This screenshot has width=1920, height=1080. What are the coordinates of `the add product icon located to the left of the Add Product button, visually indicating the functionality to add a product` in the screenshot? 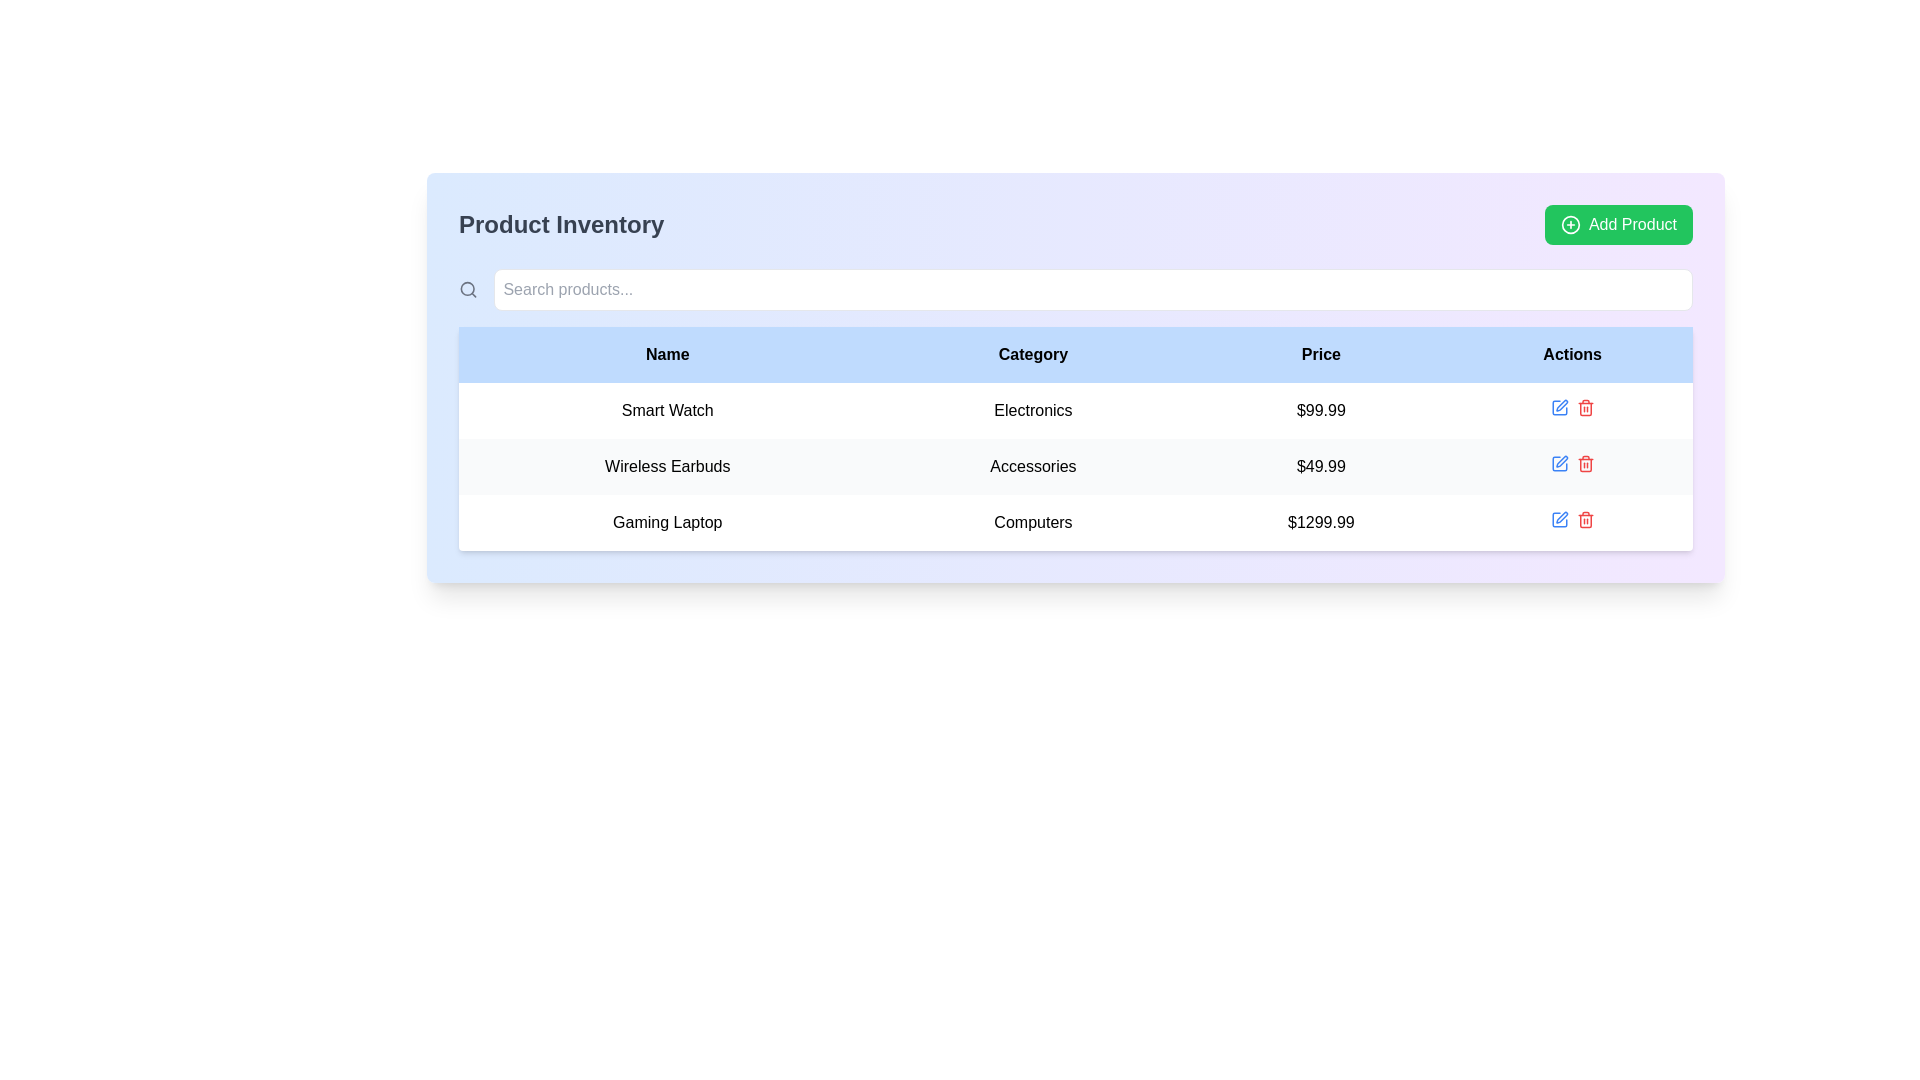 It's located at (1569, 224).